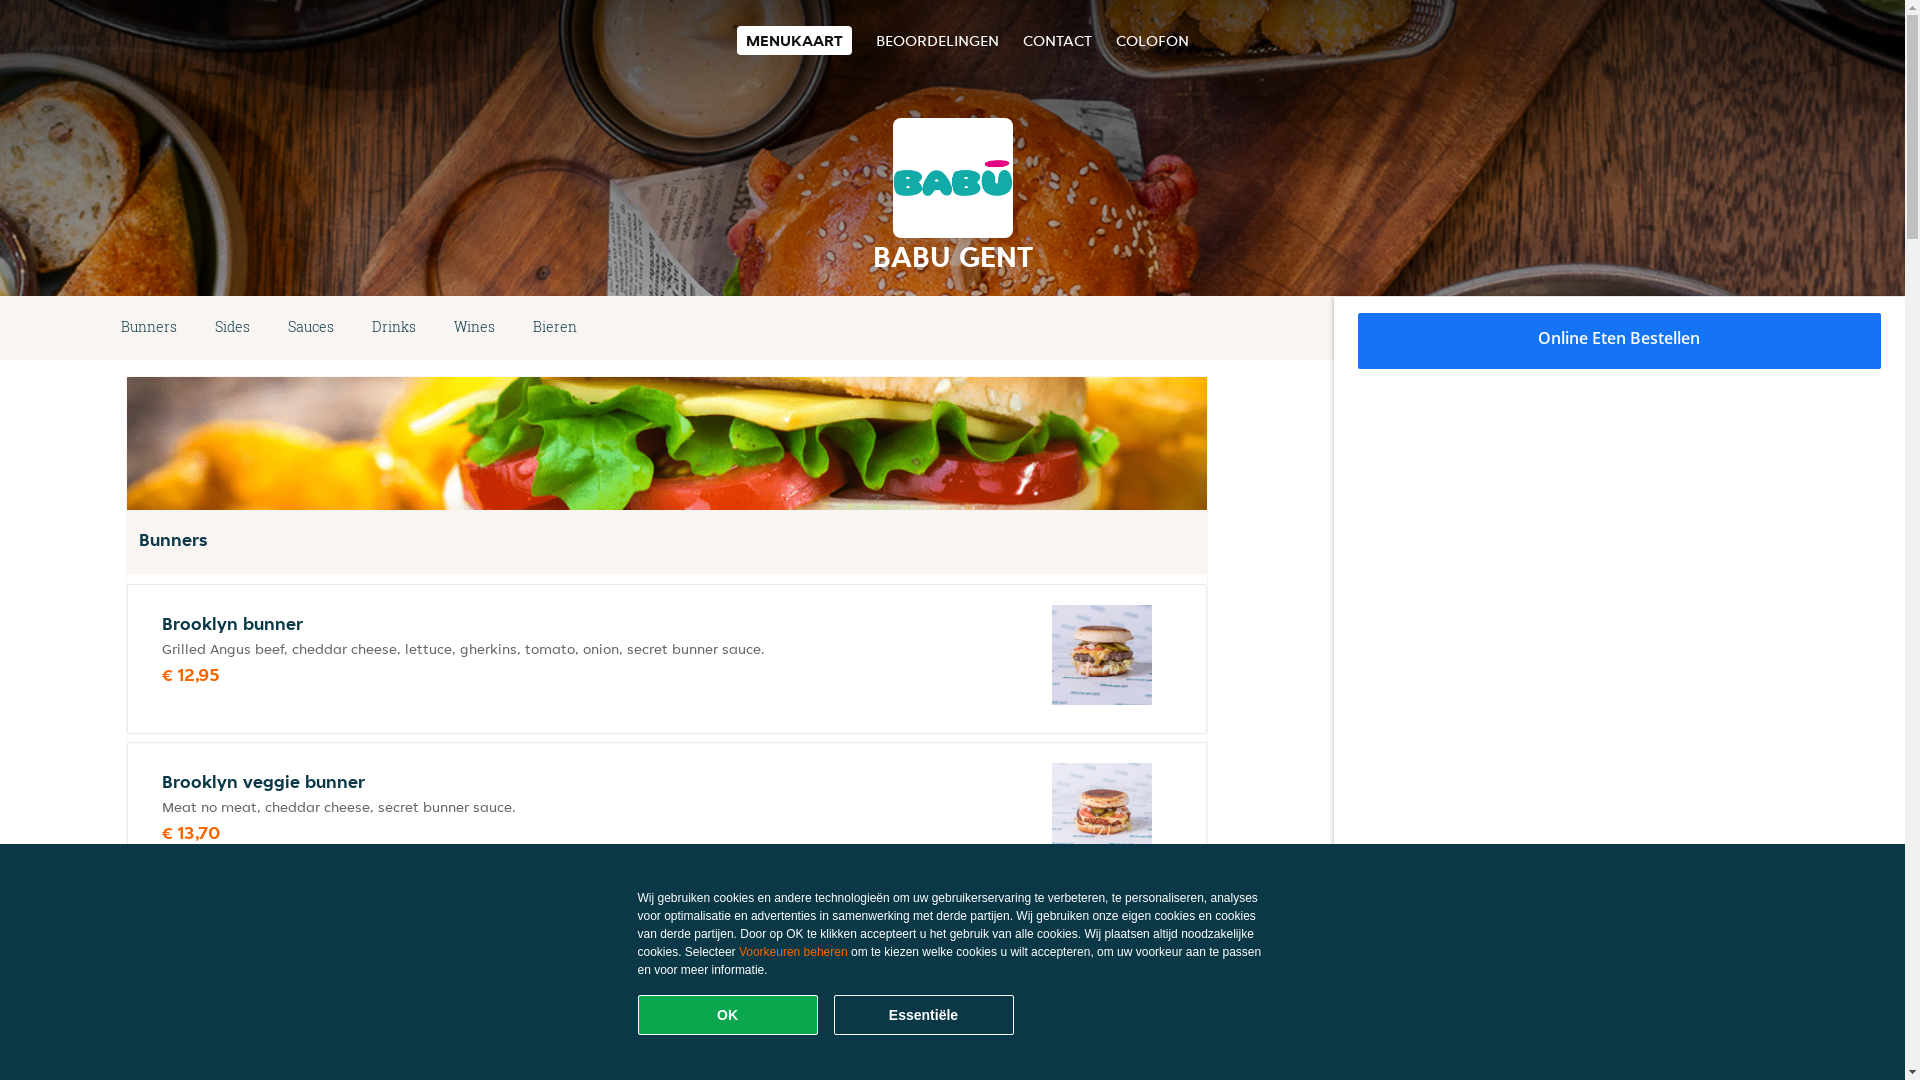  What do you see at coordinates (232, 326) in the screenshot?
I see `'Sides'` at bounding box center [232, 326].